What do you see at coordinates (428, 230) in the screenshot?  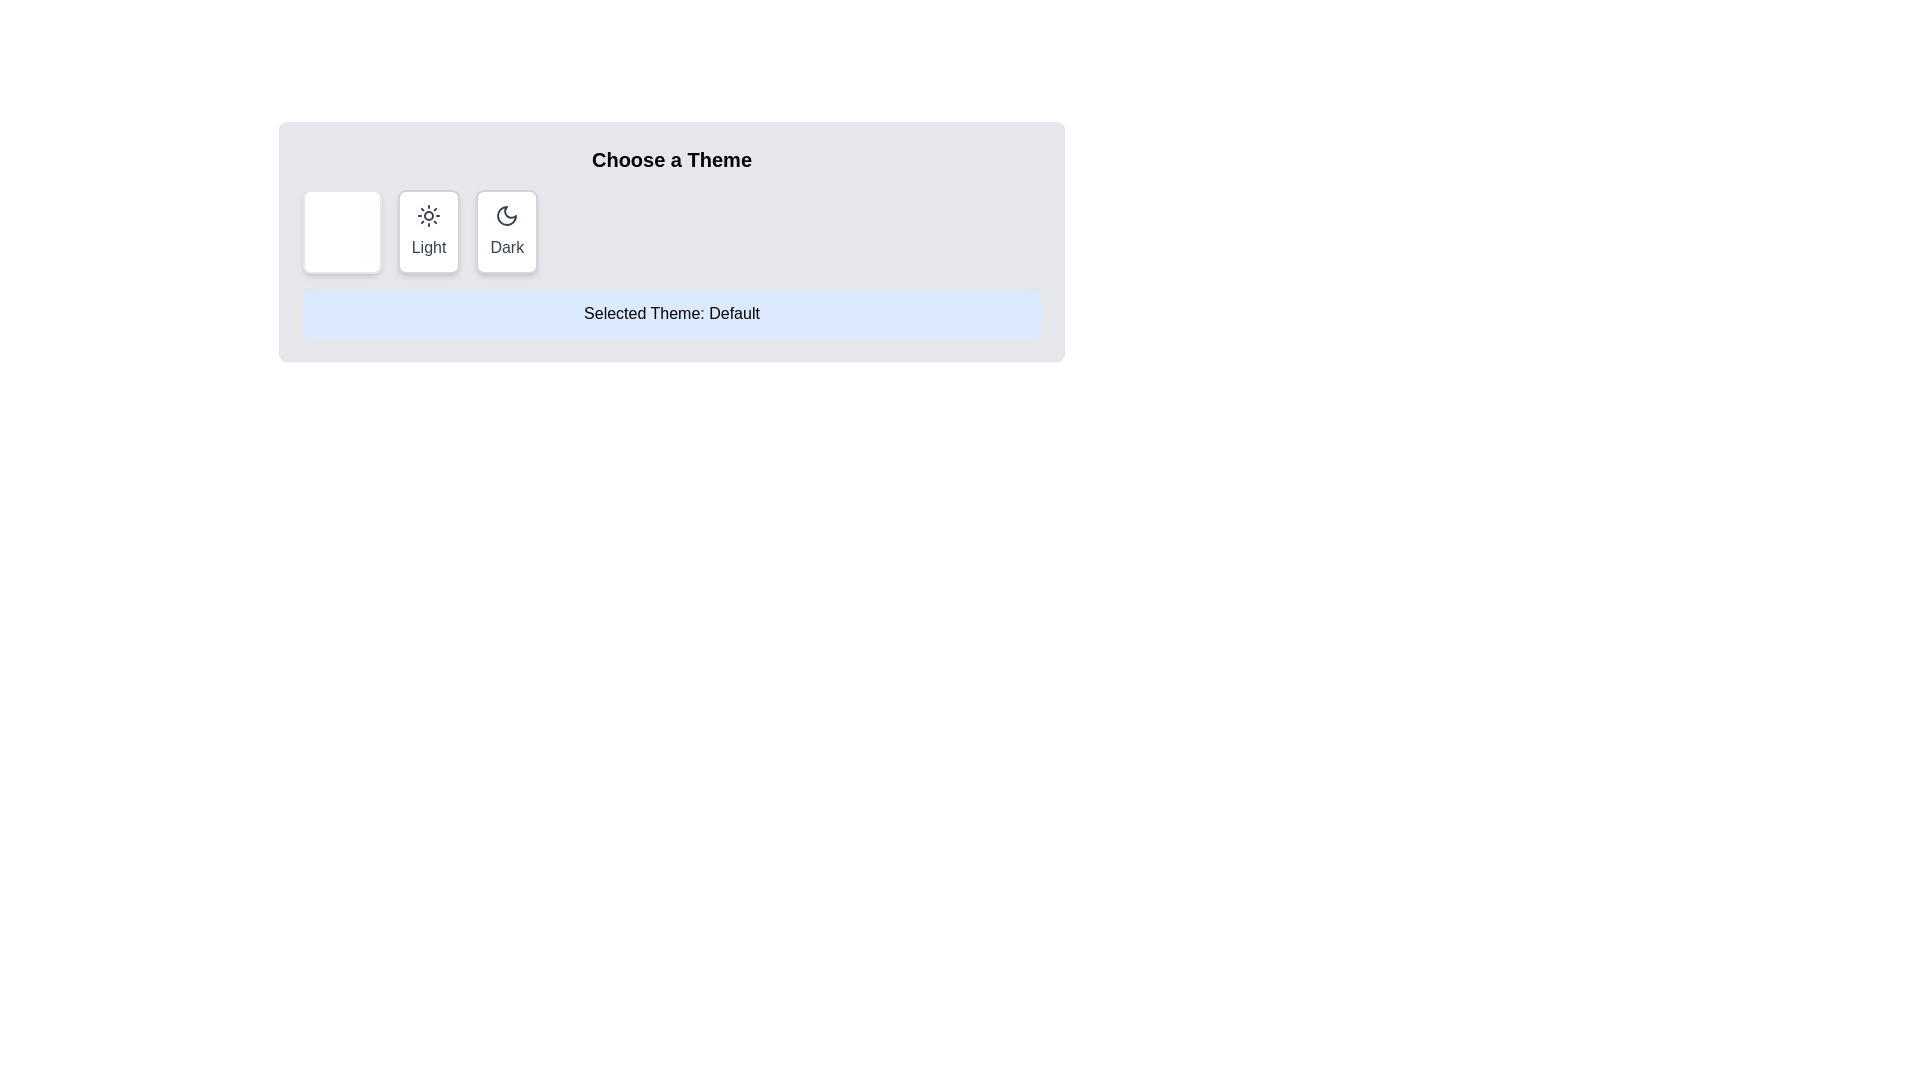 I see `the 'Light' theme button, which is a rectangular button with rounded corners and a sun icon above the text 'Light', located centrally between the 'Default' and 'Dark' buttons` at bounding box center [428, 230].